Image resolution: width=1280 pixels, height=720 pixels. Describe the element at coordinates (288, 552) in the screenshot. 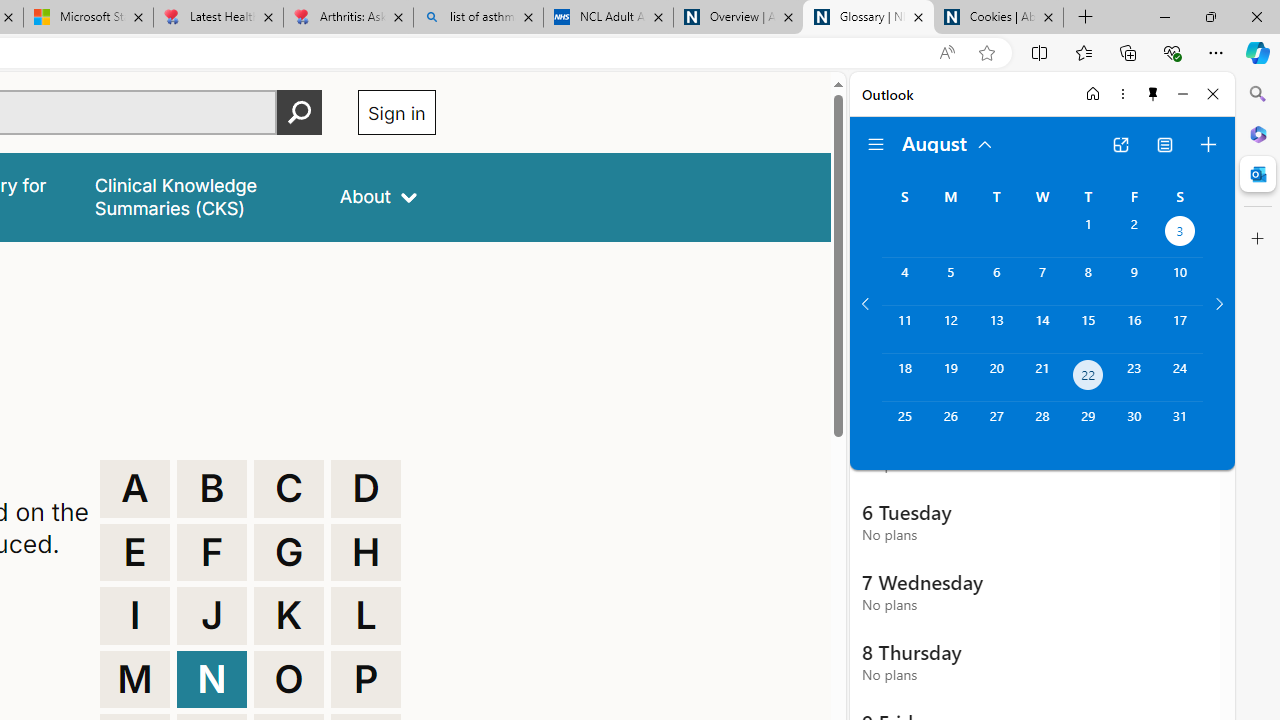

I see `'G'` at that location.